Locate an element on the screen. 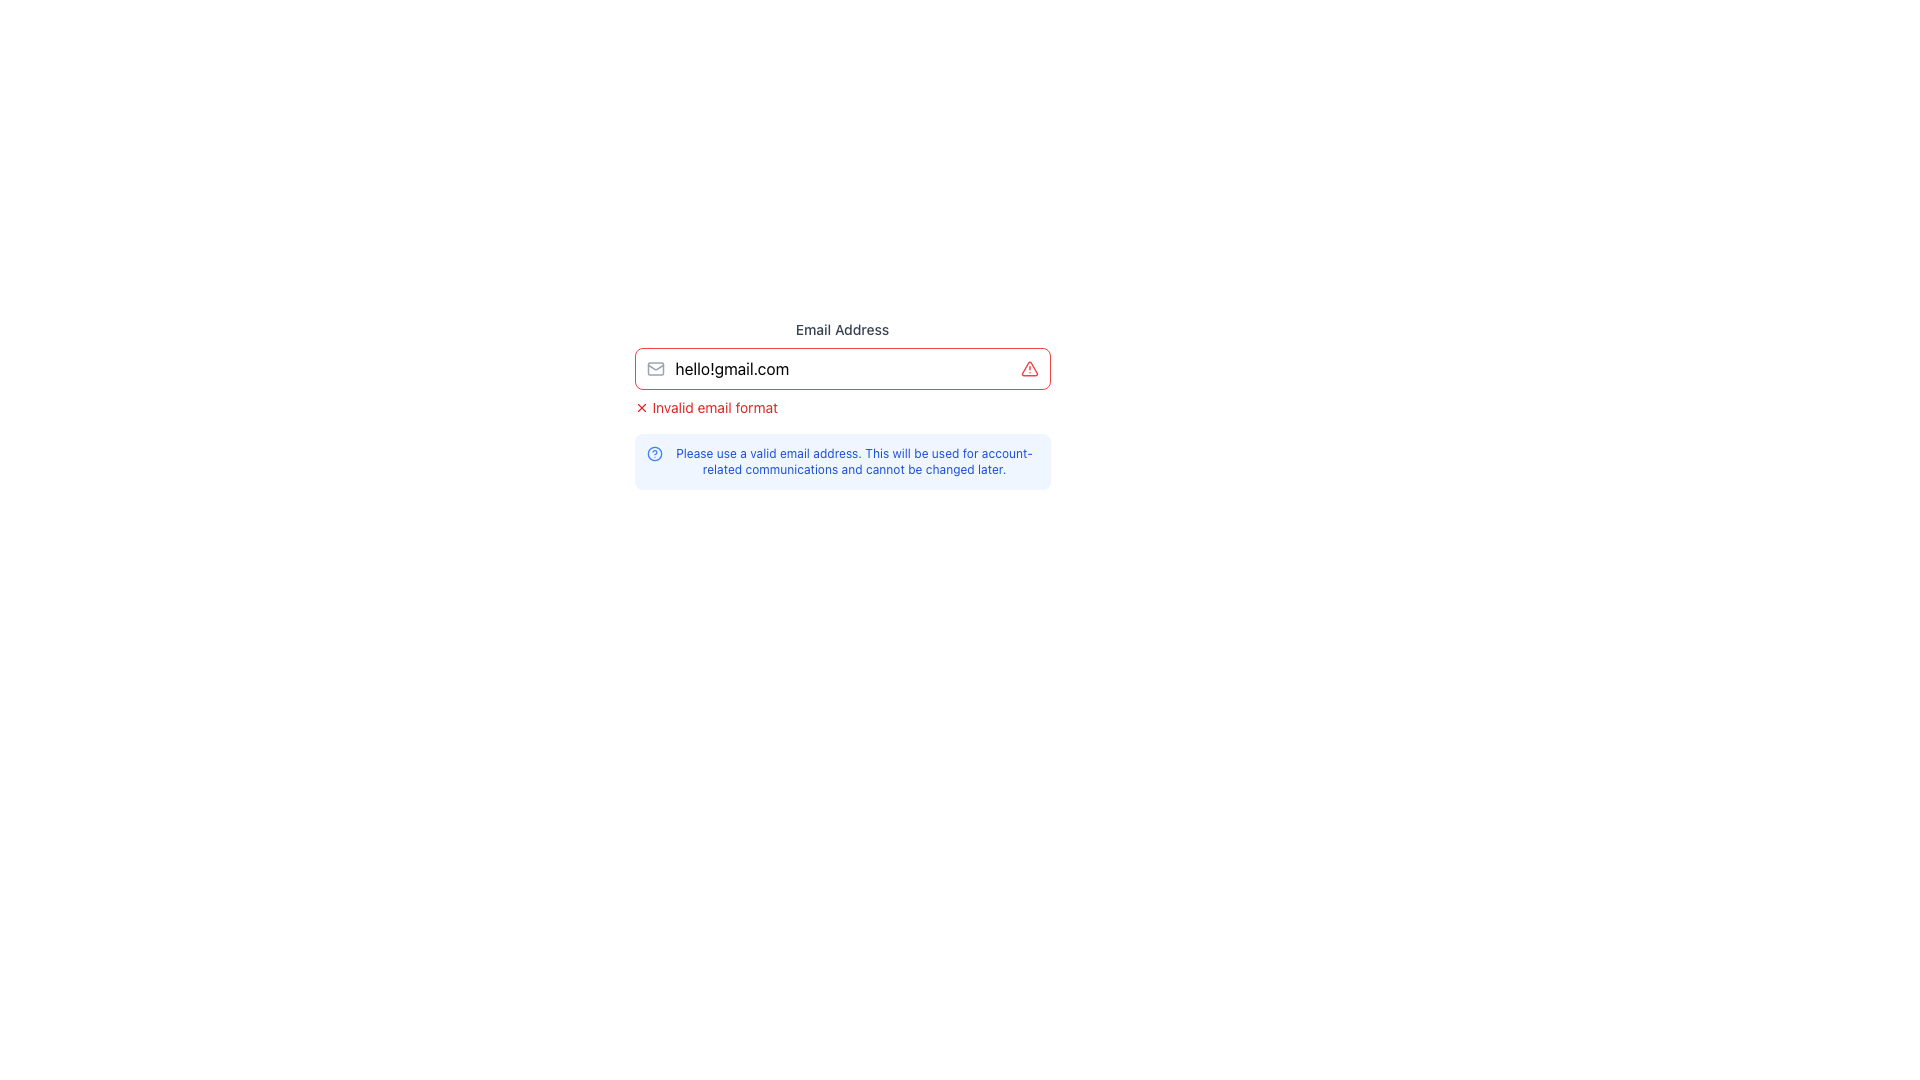 The width and height of the screenshot is (1920, 1080). the informative notification box with a blue question mark icon, which is located below the 'Email Address' input field and the 'Invalid email format.' warning message, to read the information more carefully is located at coordinates (842, 462).